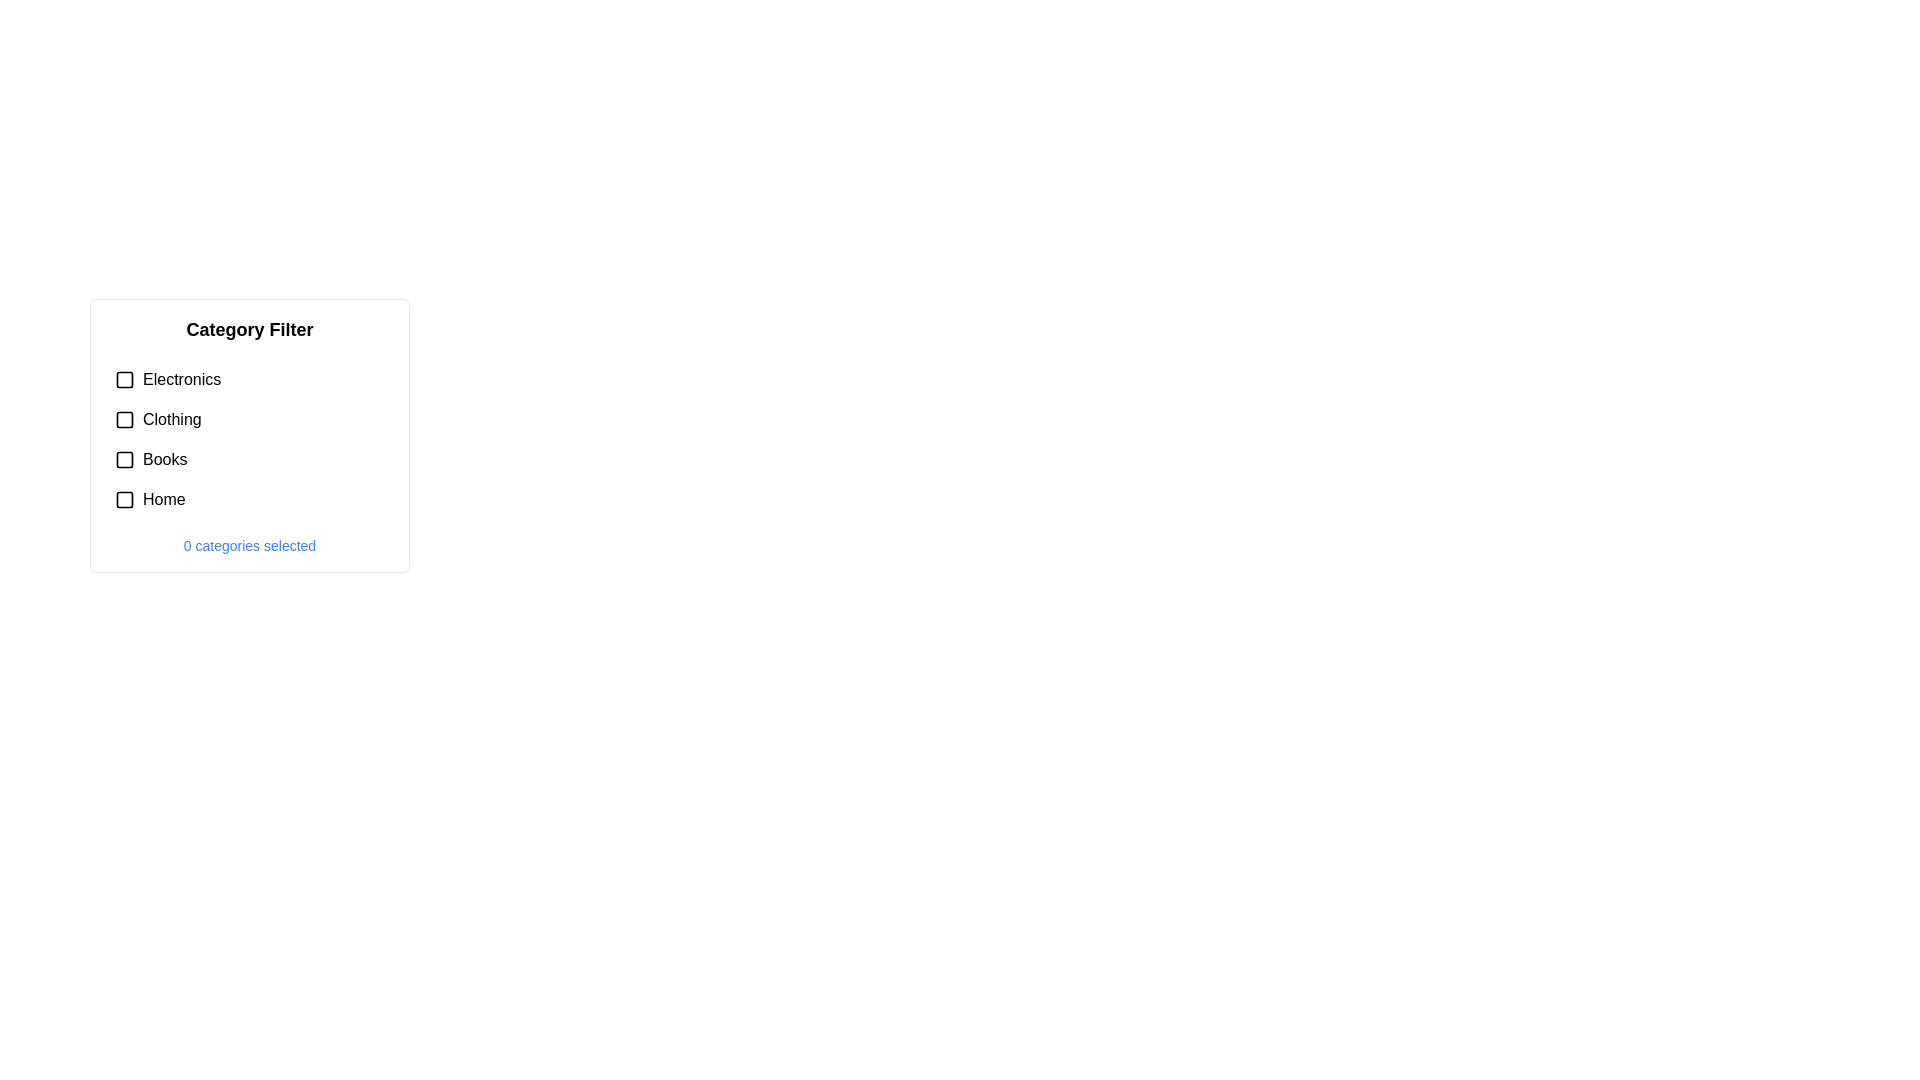 This screenshot has width=1920, height=1080. What do you see at coordinates (248, 499) in the screenshot?
I see `the Checkbox labeled 'Home'` at bounding box center [248, 499].